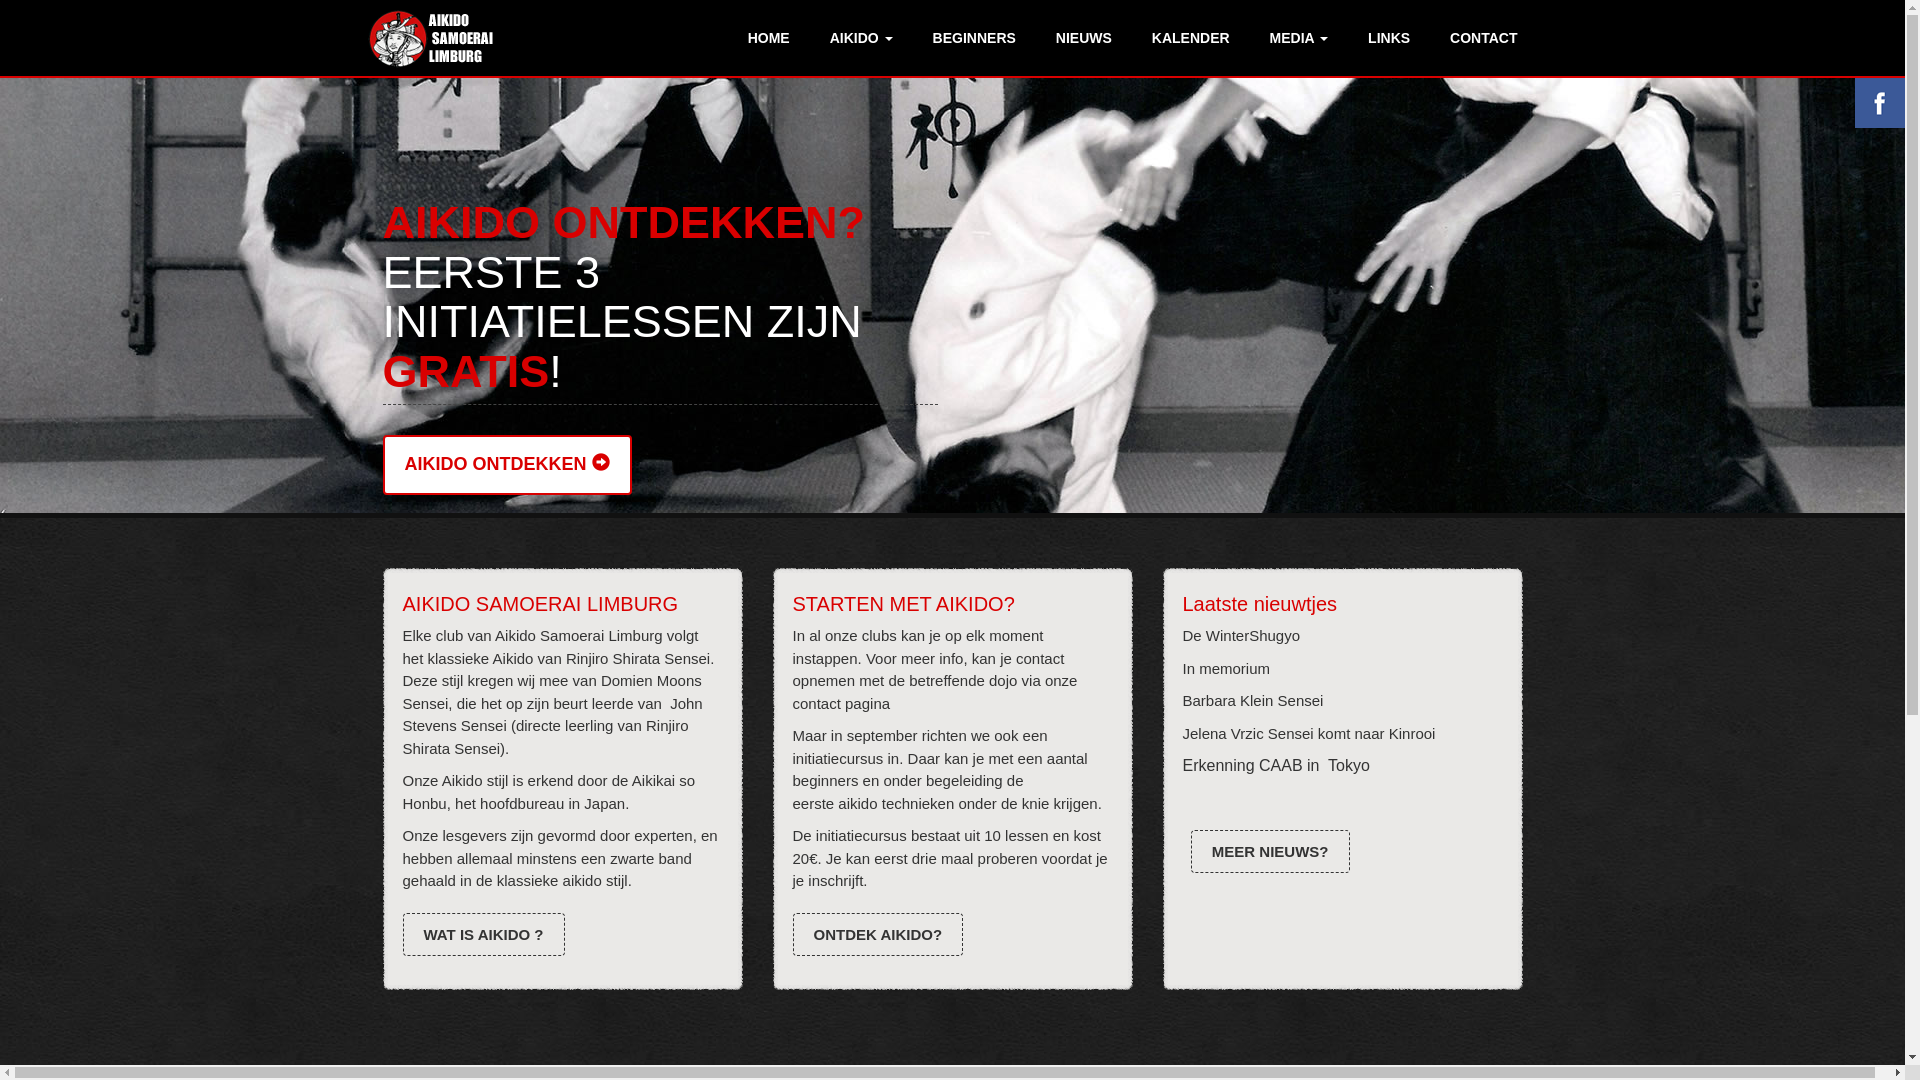 The image size is (1920, 1080). I want to click on 'AIKIDO', so click(861, 38).